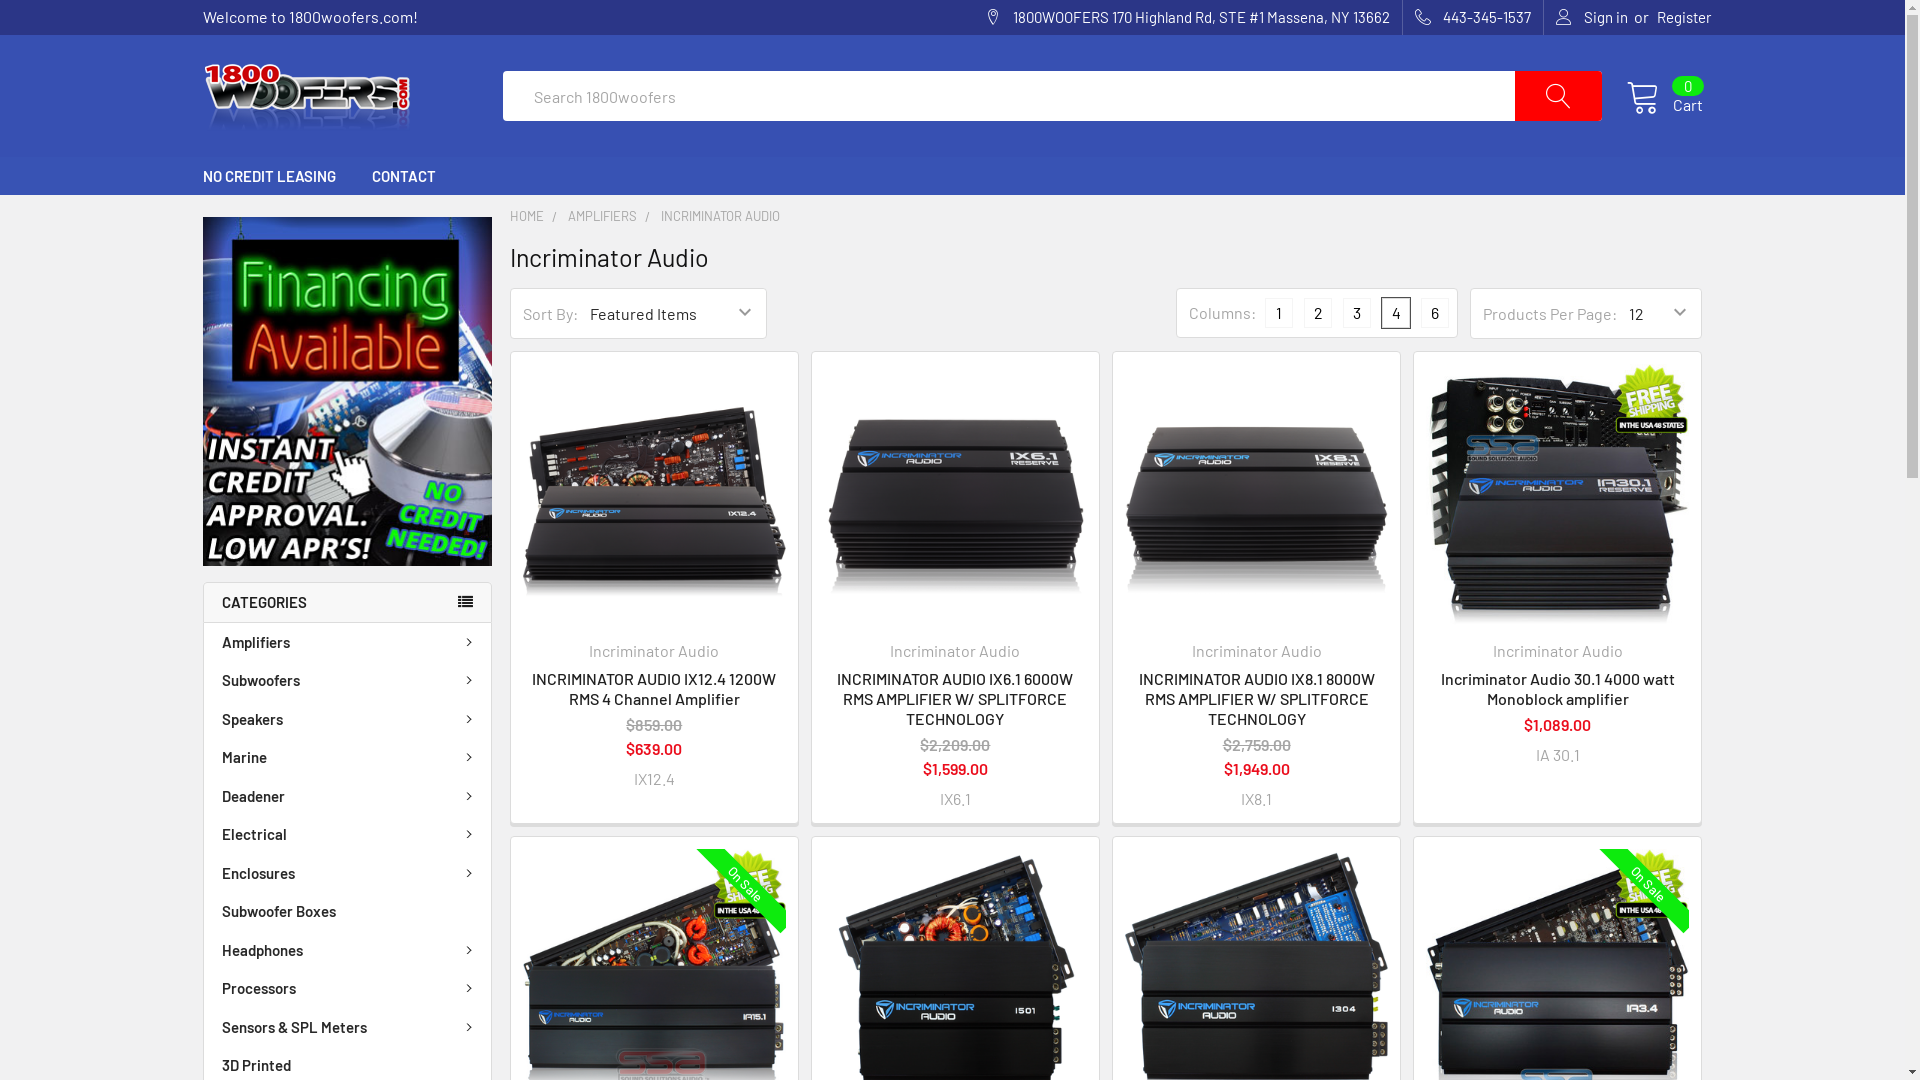  I want to click on 'Search', so click(1570, 96).